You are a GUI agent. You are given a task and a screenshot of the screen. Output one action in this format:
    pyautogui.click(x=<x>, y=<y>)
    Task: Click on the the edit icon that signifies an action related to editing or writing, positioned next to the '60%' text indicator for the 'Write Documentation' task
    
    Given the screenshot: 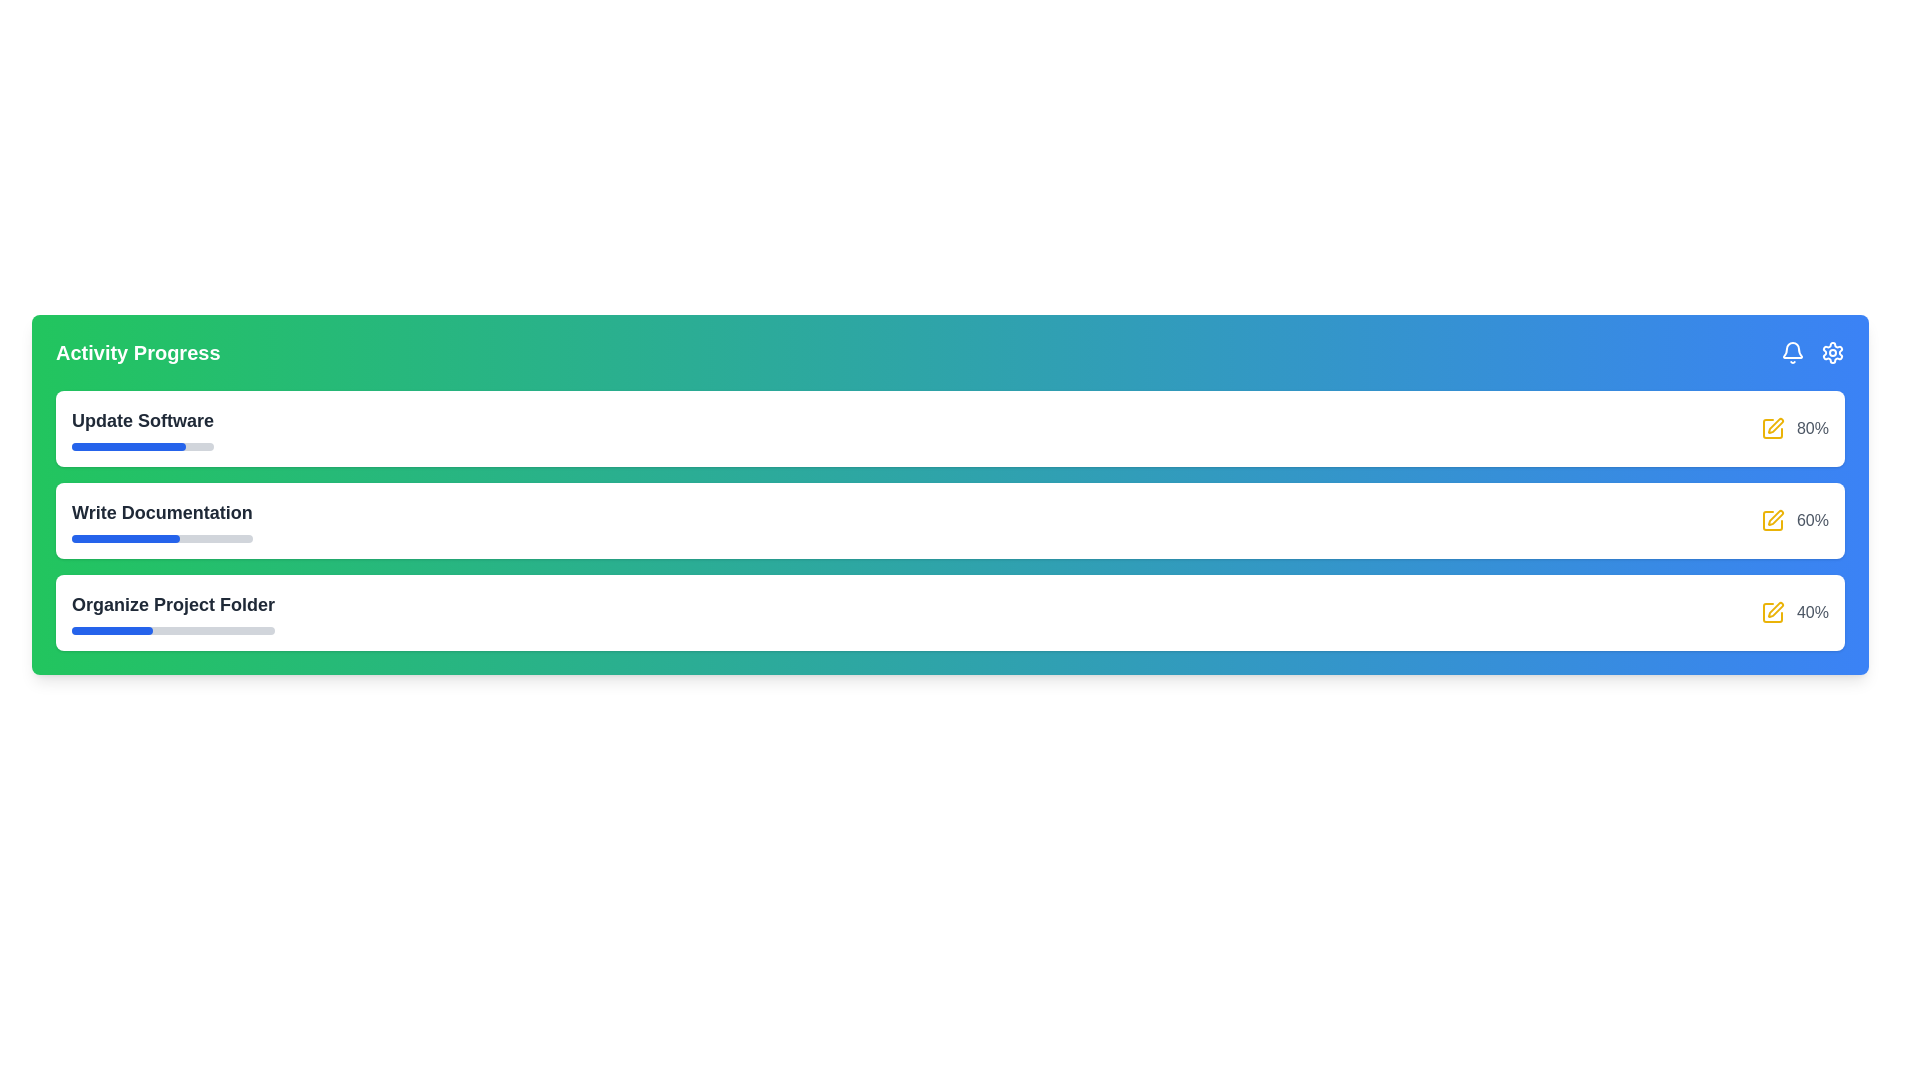 What is the action you would take?
    pyautogui.click(x=1776, y=516)
    